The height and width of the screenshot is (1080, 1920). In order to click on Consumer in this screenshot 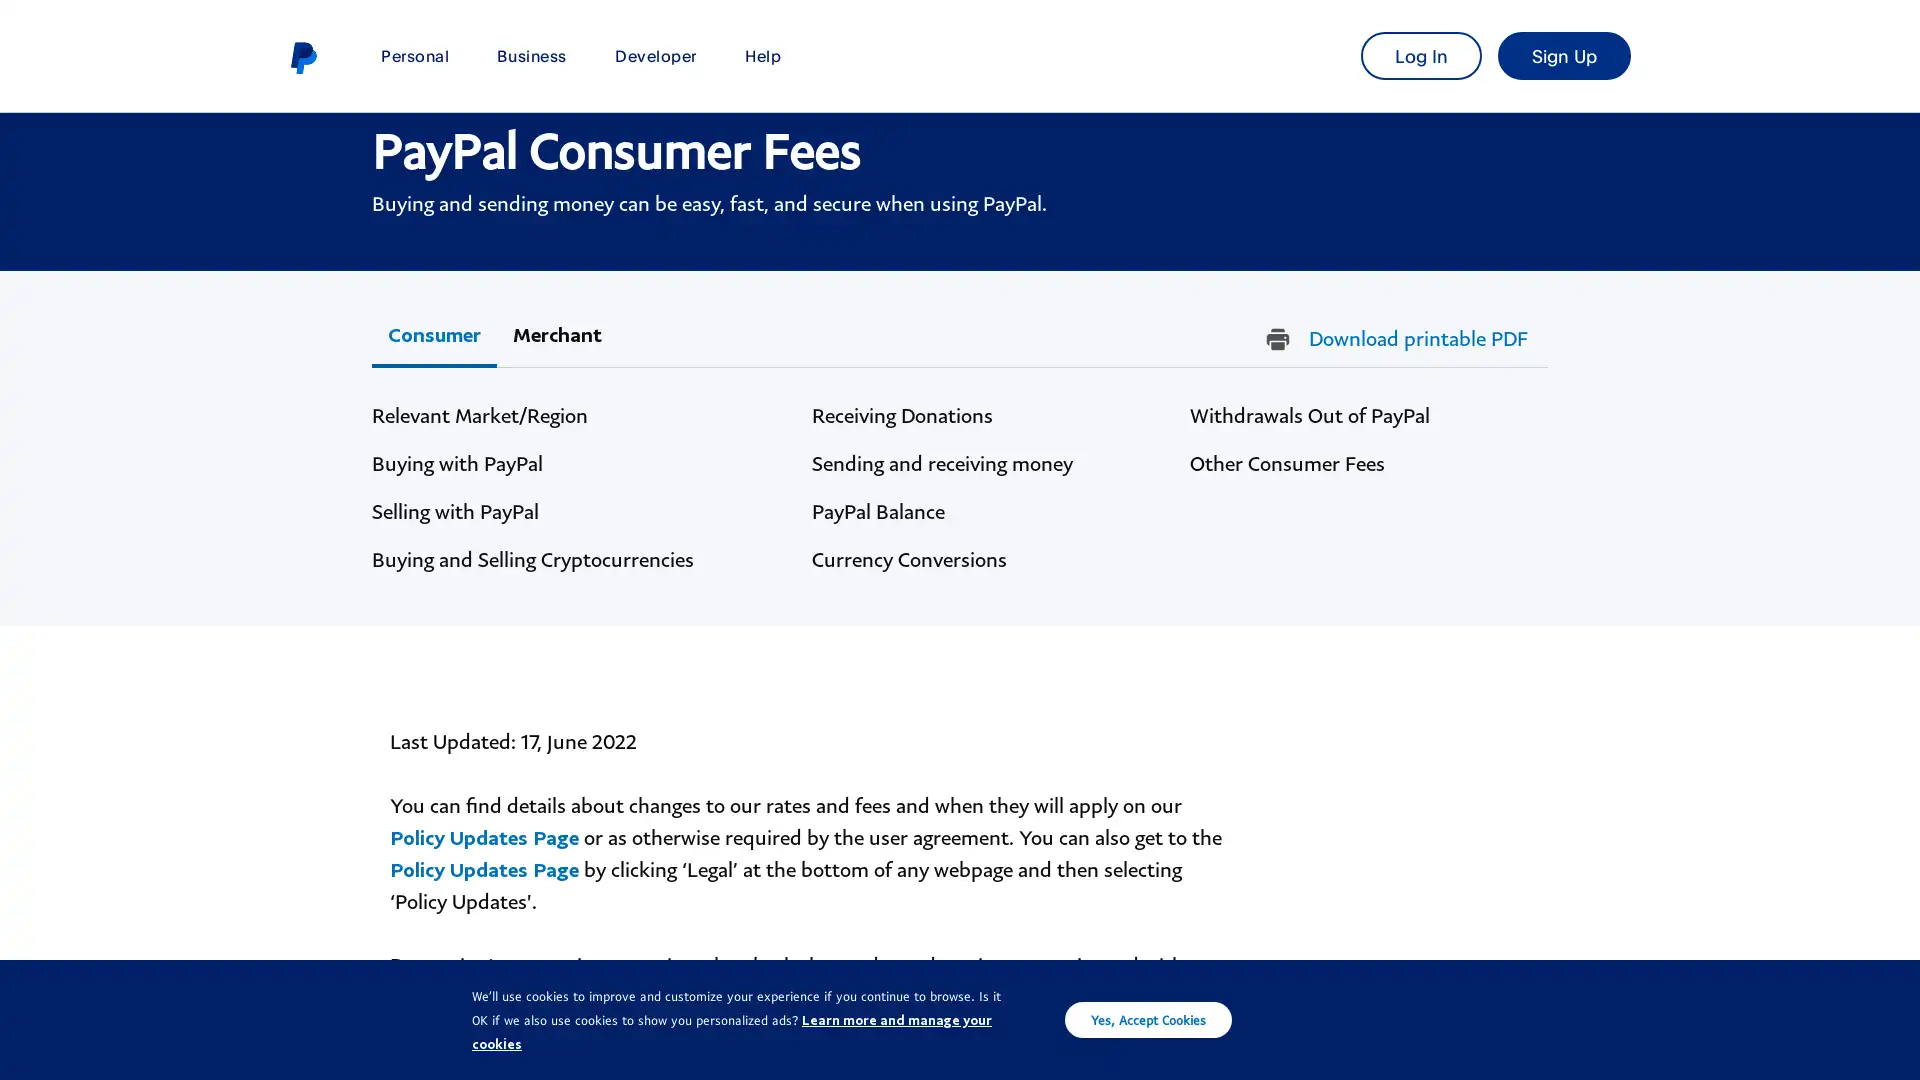, I will do `click(433, 334)`.